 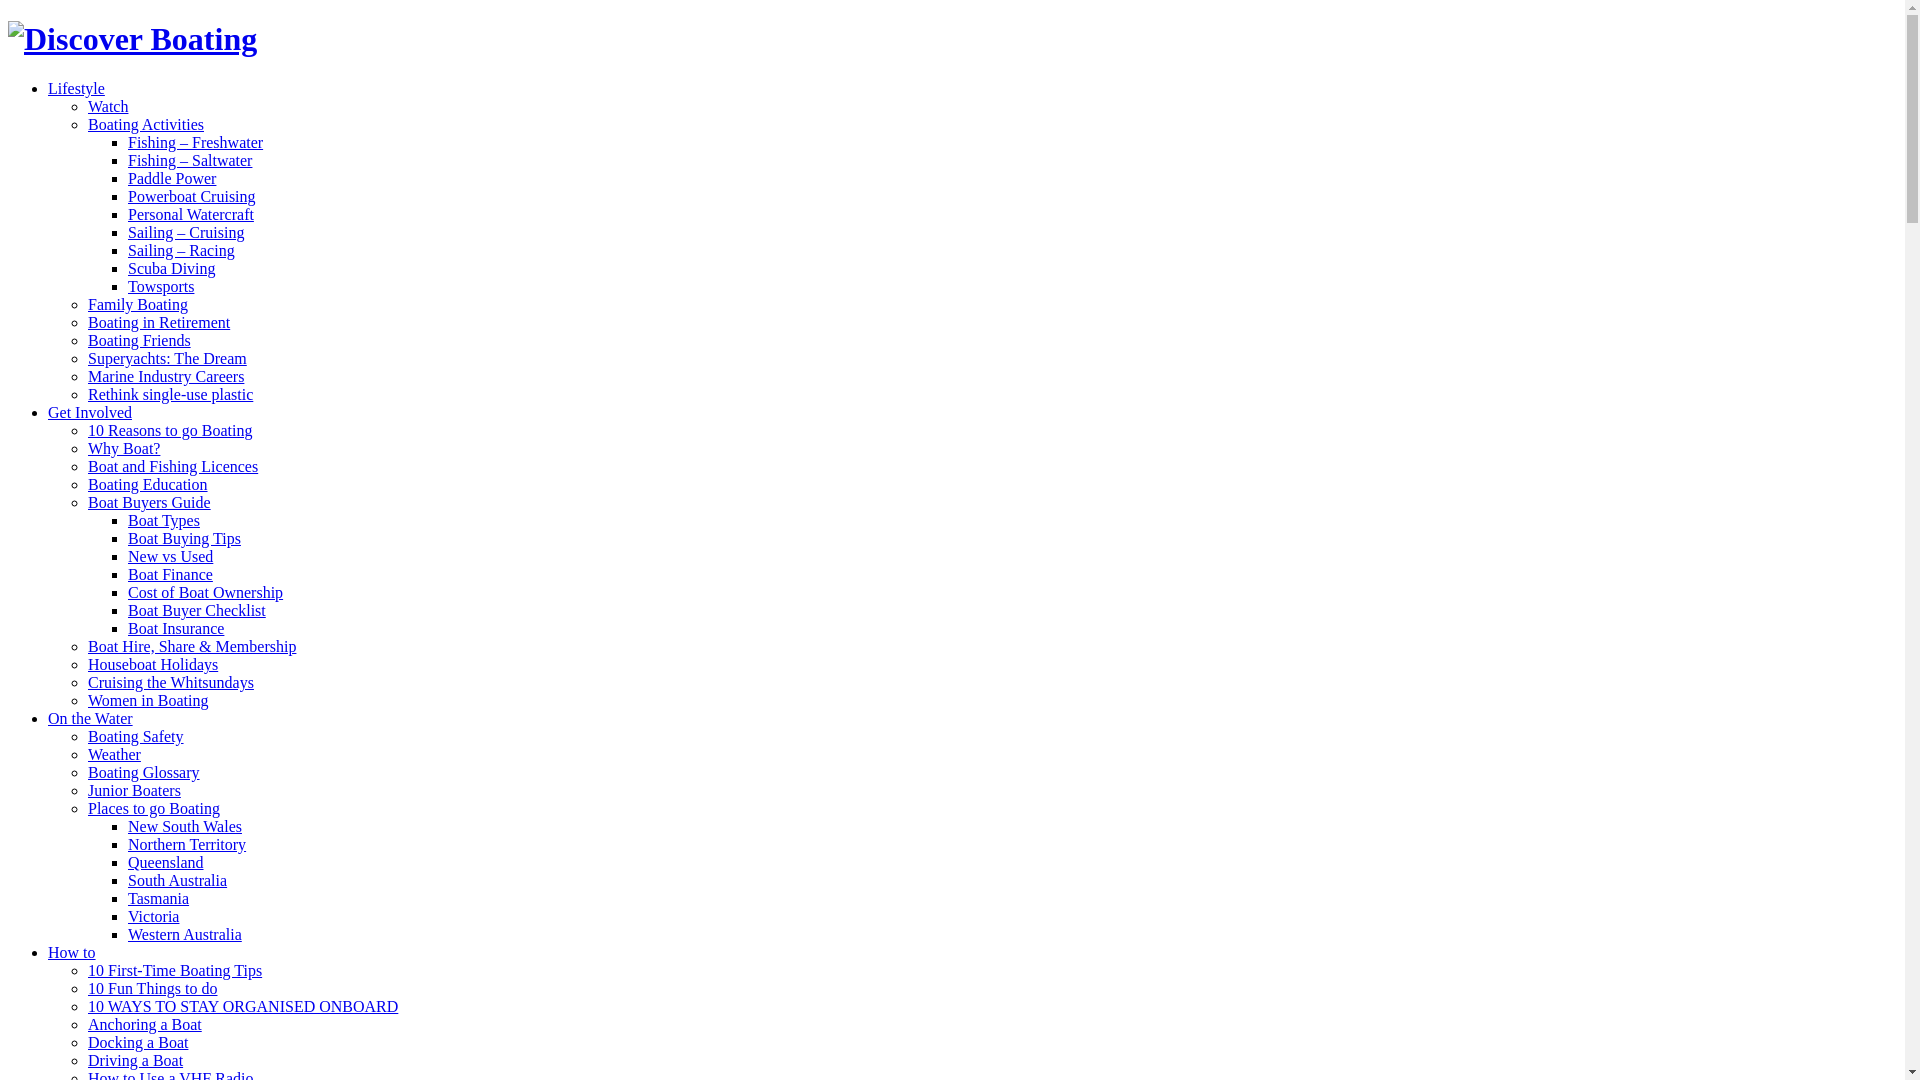 I want to click on 'Superyachts: The Dream', so click(x=86, y=357).